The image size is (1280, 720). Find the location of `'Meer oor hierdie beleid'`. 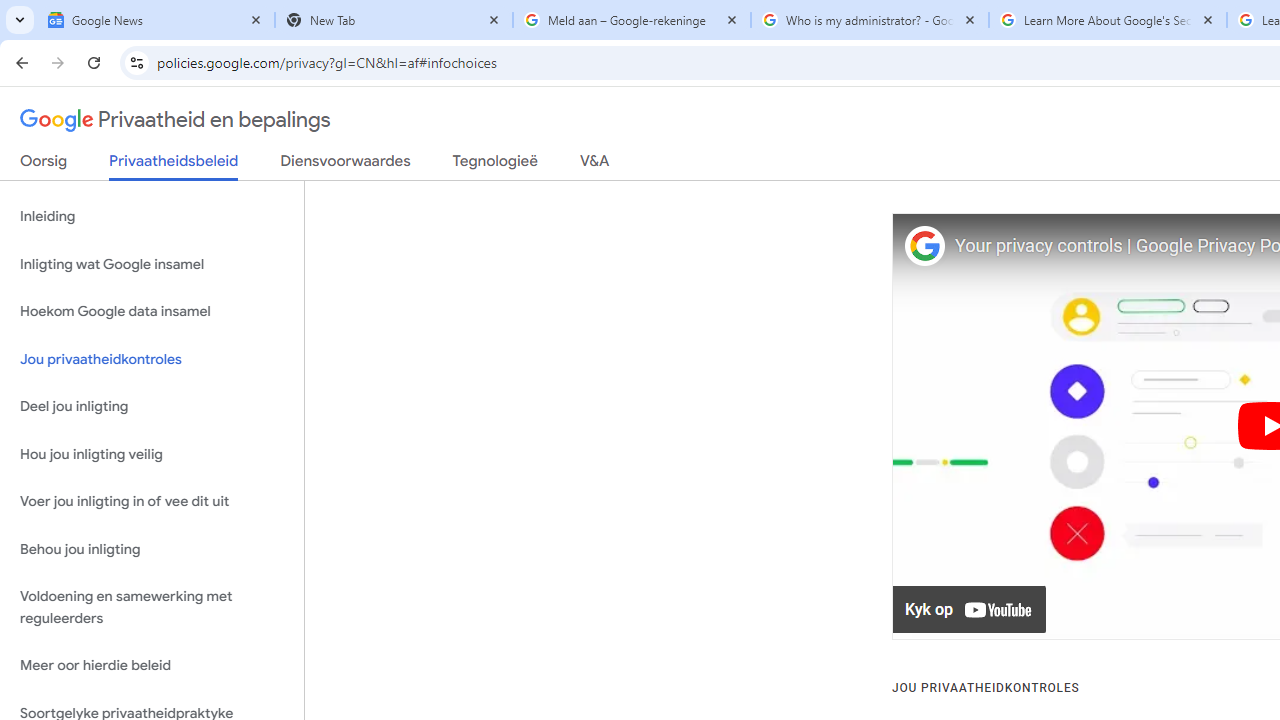

'Meer oor hierdie beleid' is located at coordinates (151, 666).